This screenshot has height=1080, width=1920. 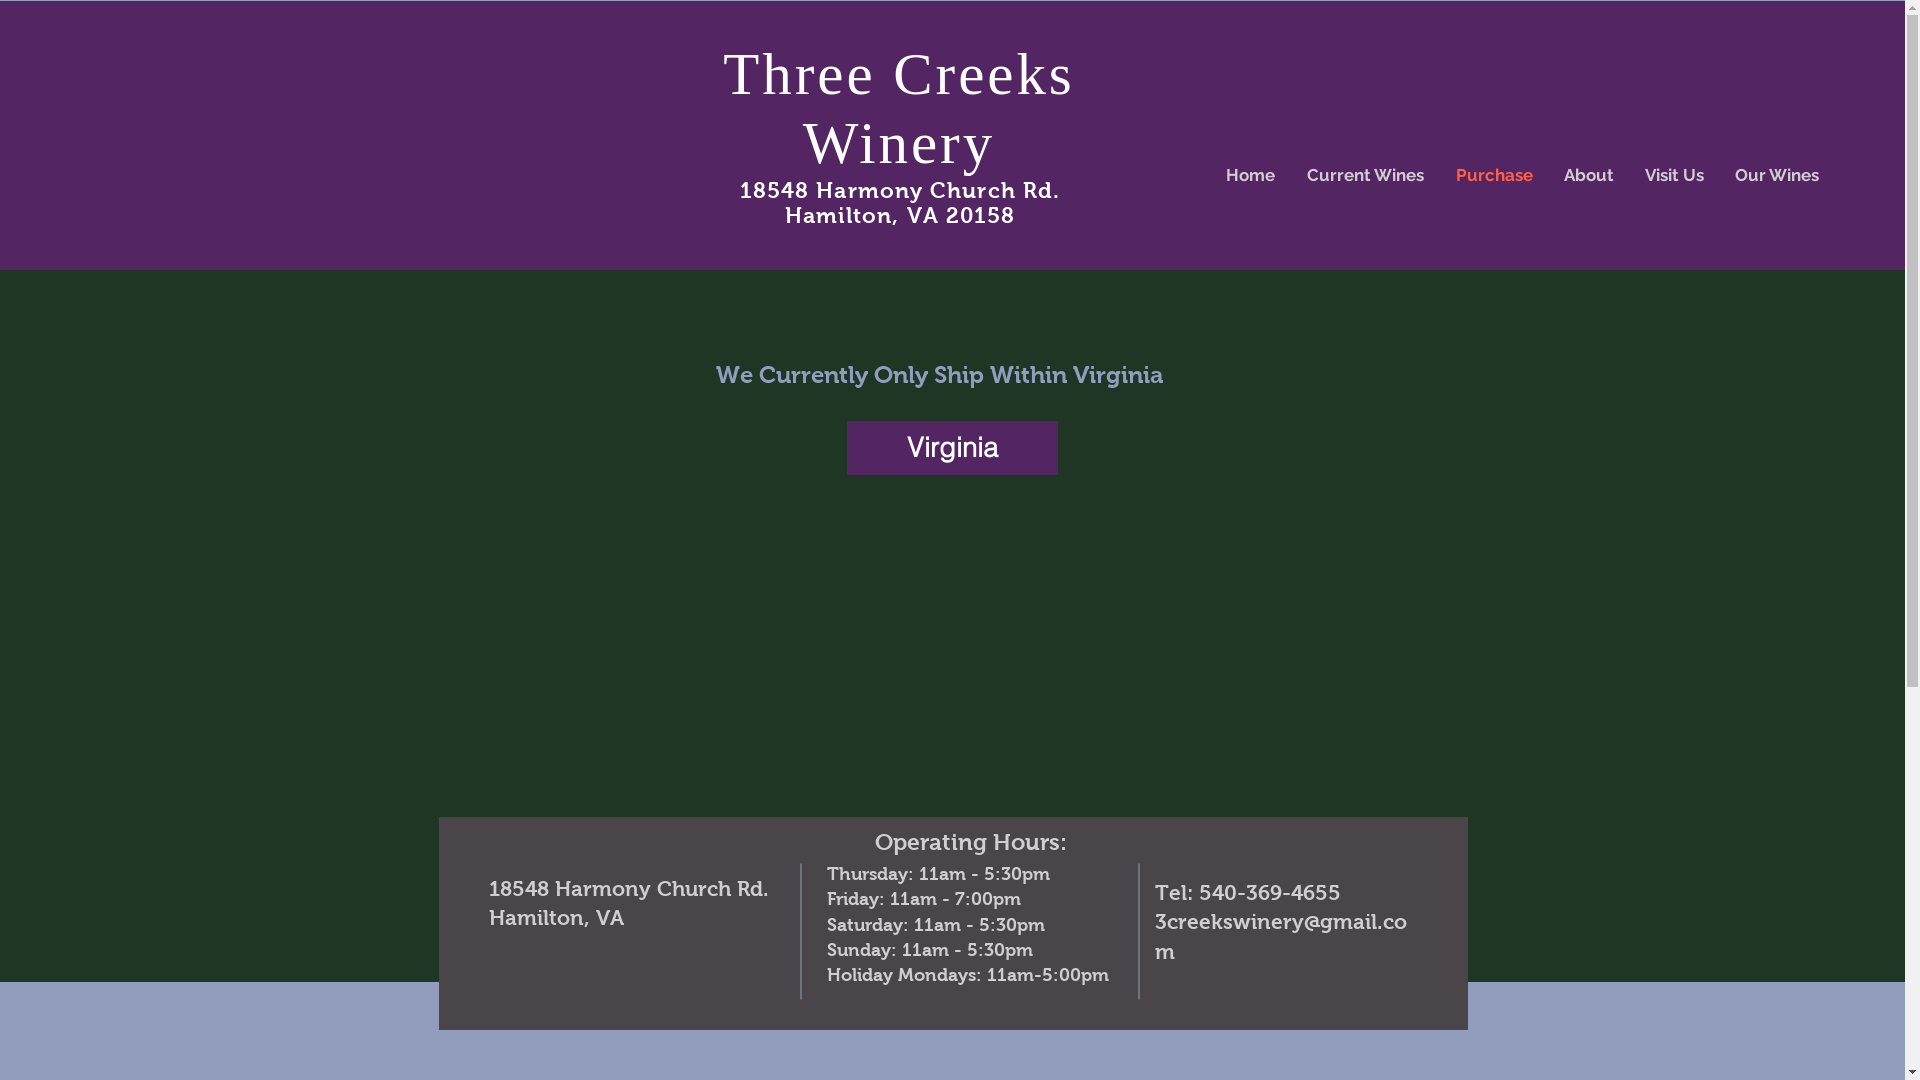 I want to click on 'Our Wines', so click(x=1776, y=173).